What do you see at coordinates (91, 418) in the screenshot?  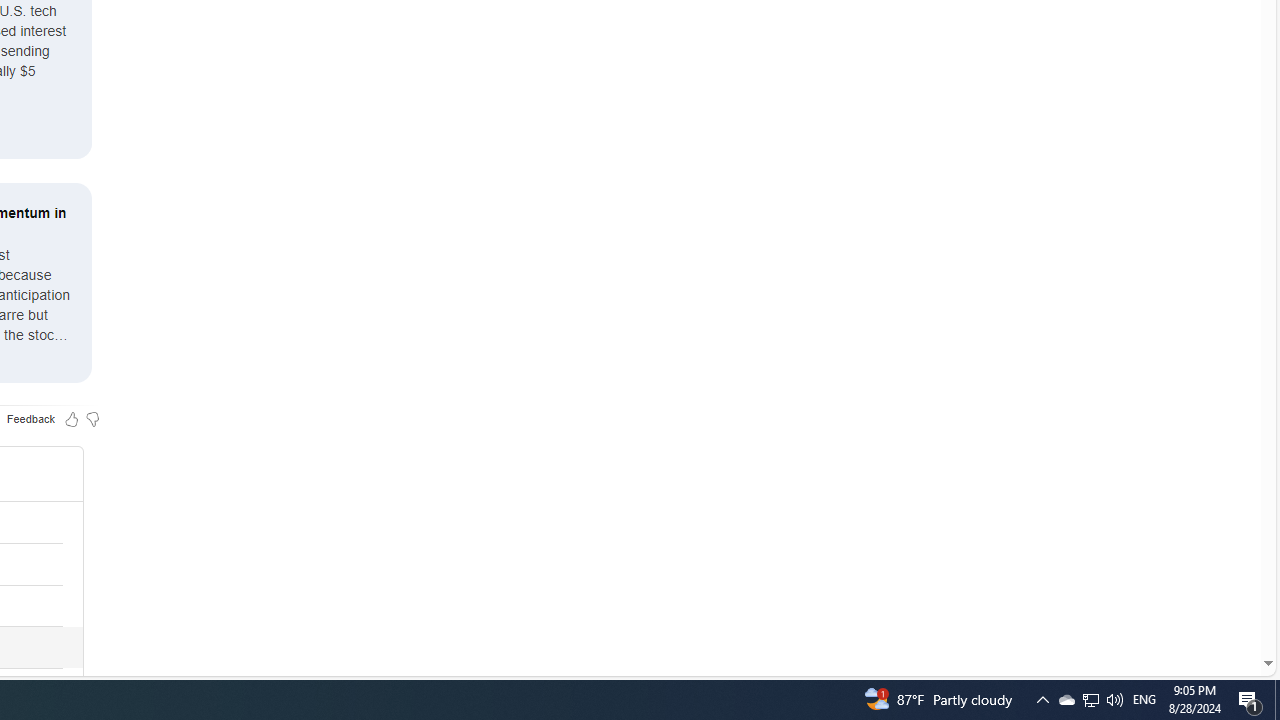 I see `'Feedback Dislike'` at bounding box center [91, 418].